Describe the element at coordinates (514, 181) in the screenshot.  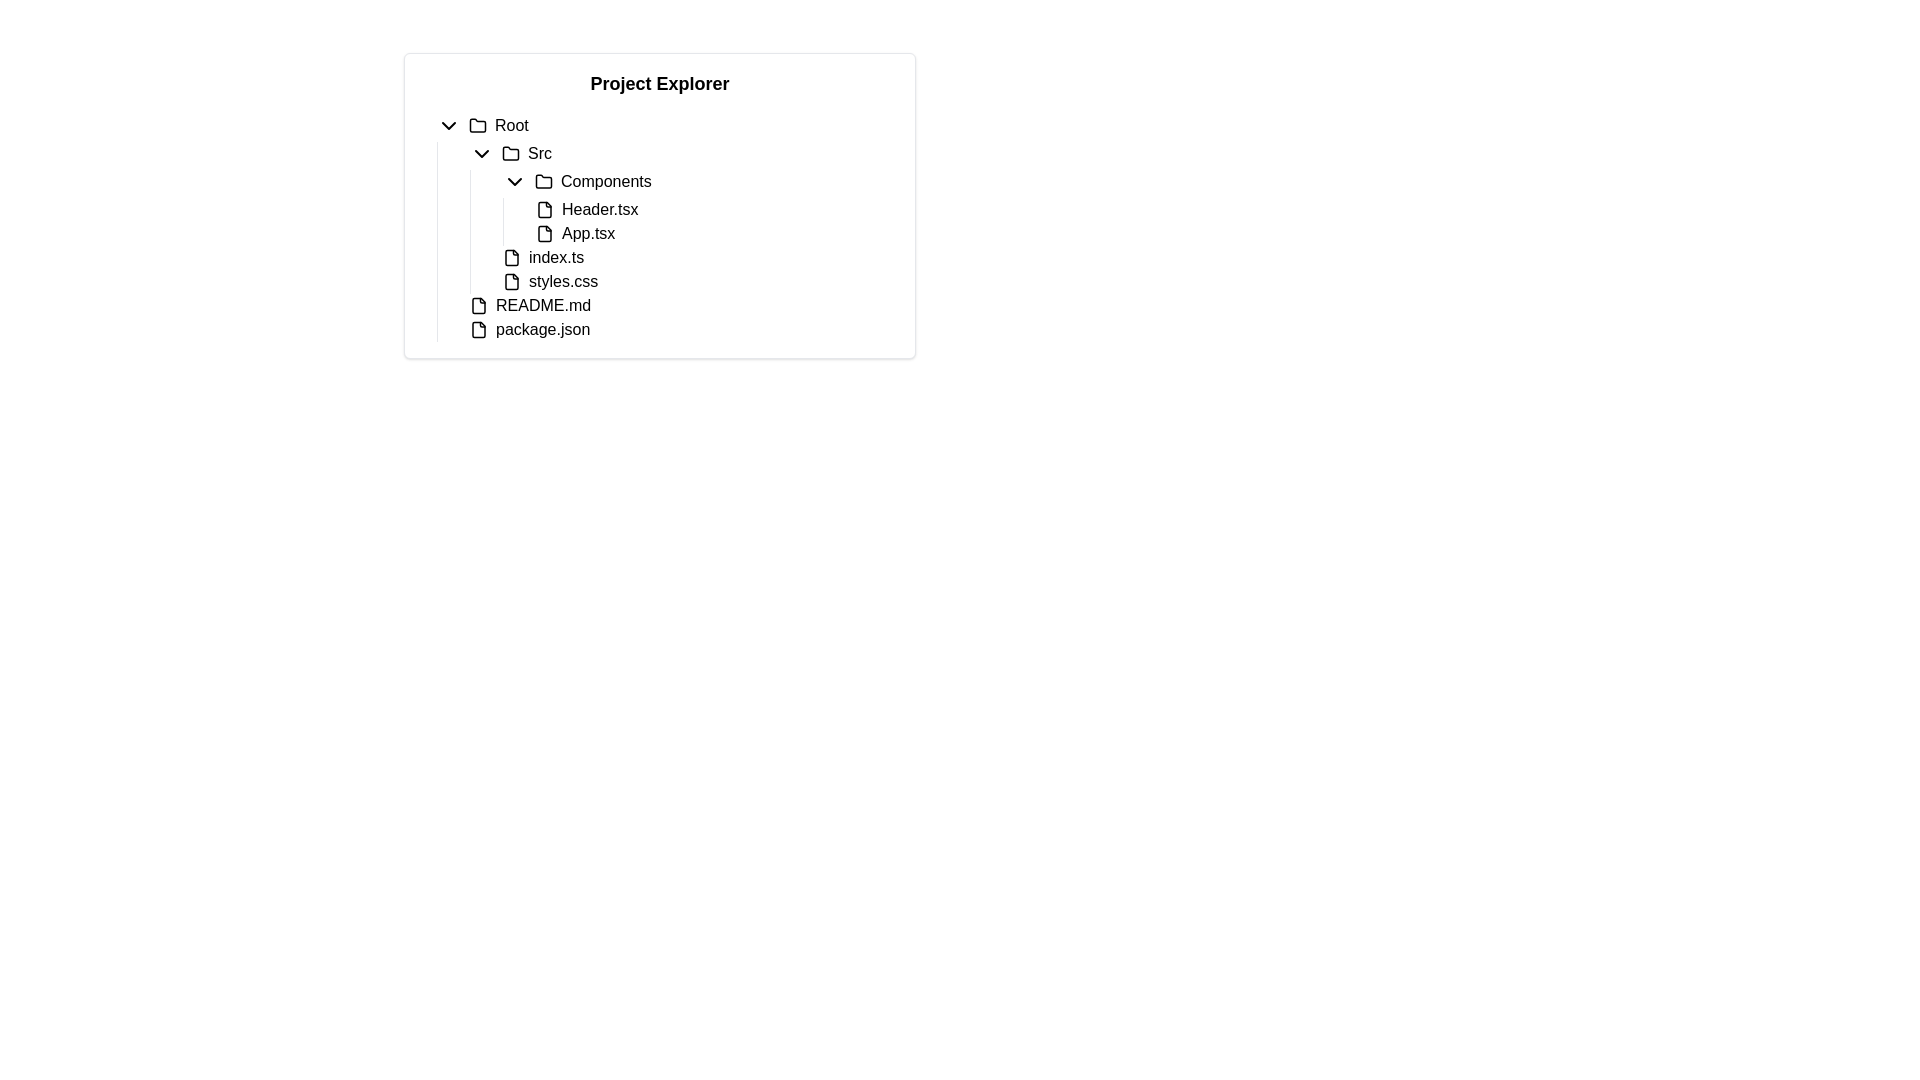
I see `the downward-pointing chevron icon next to the 'Components' label` at that location.